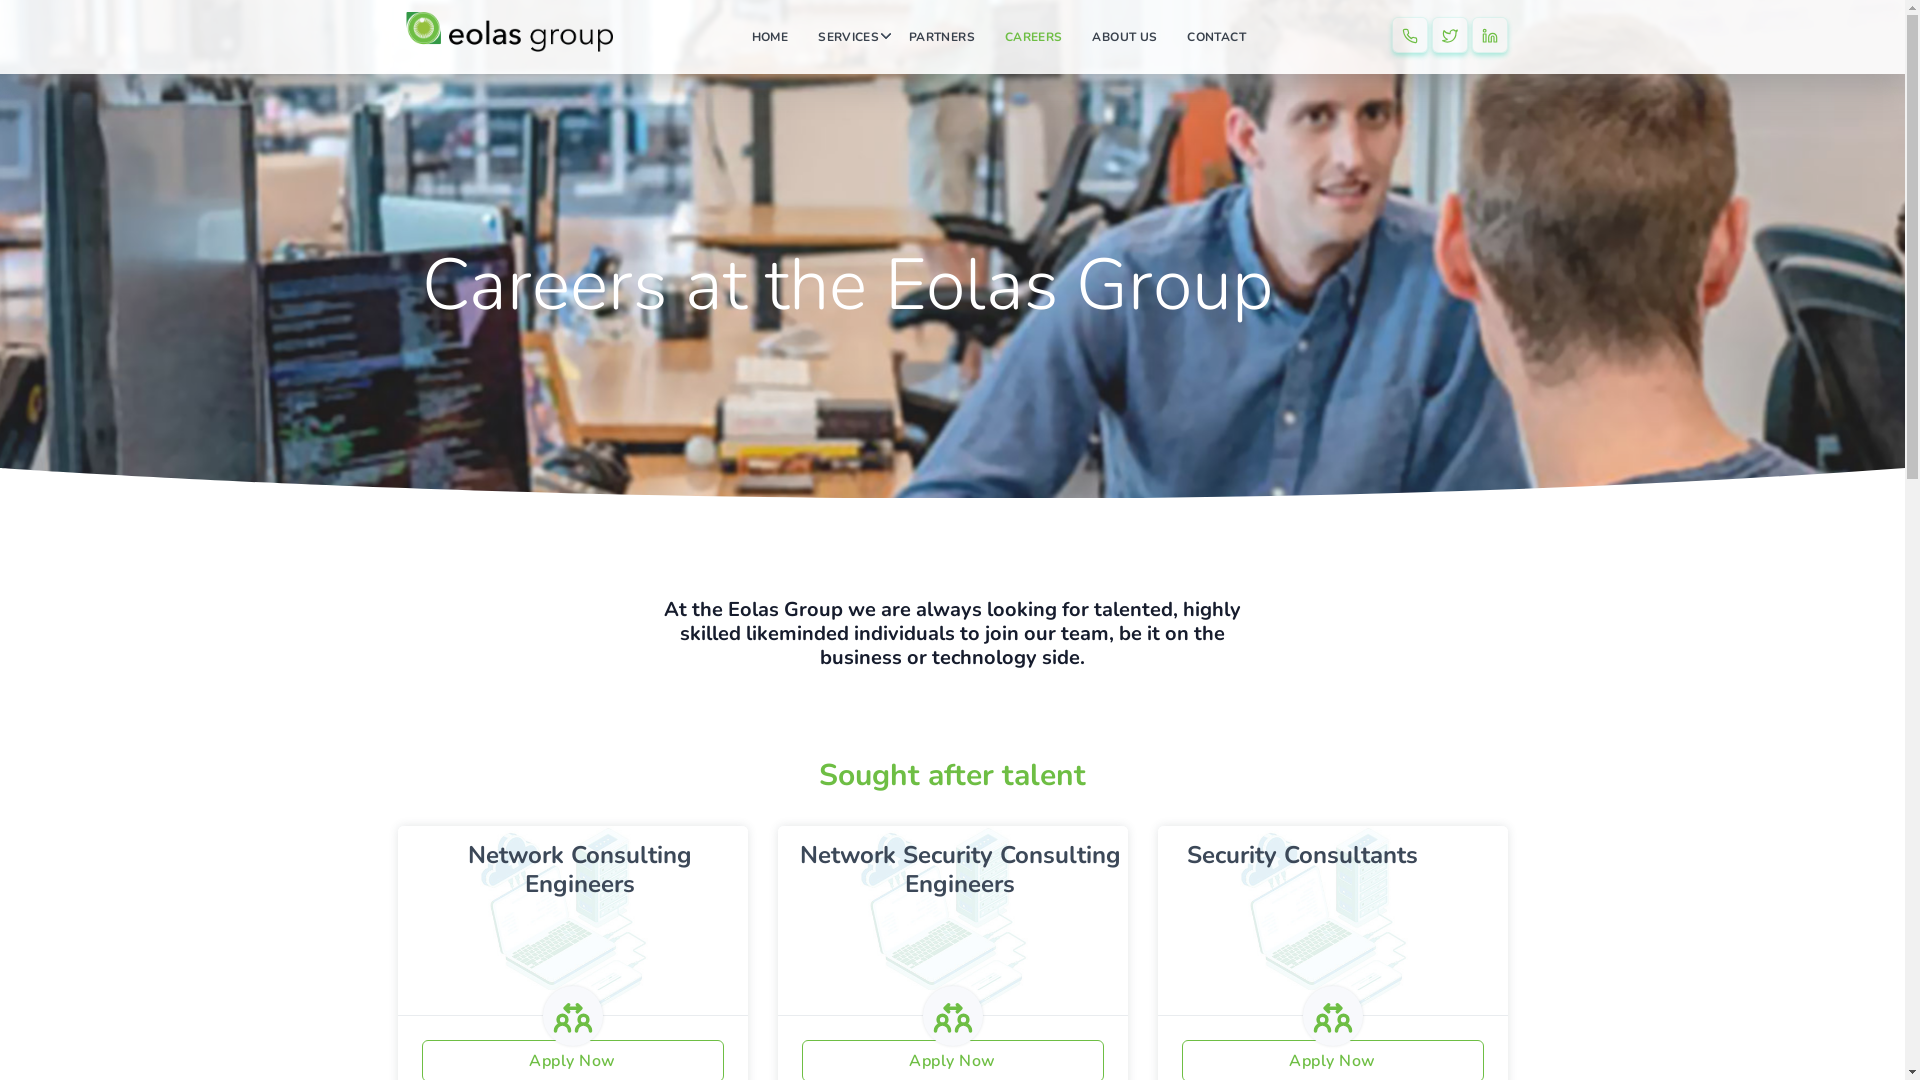 The width and height of the screenshot is (1920, 1080). Describe the element at coordinates (1215, 37) in the screenshot. I see `'CONTACT'` at that location.